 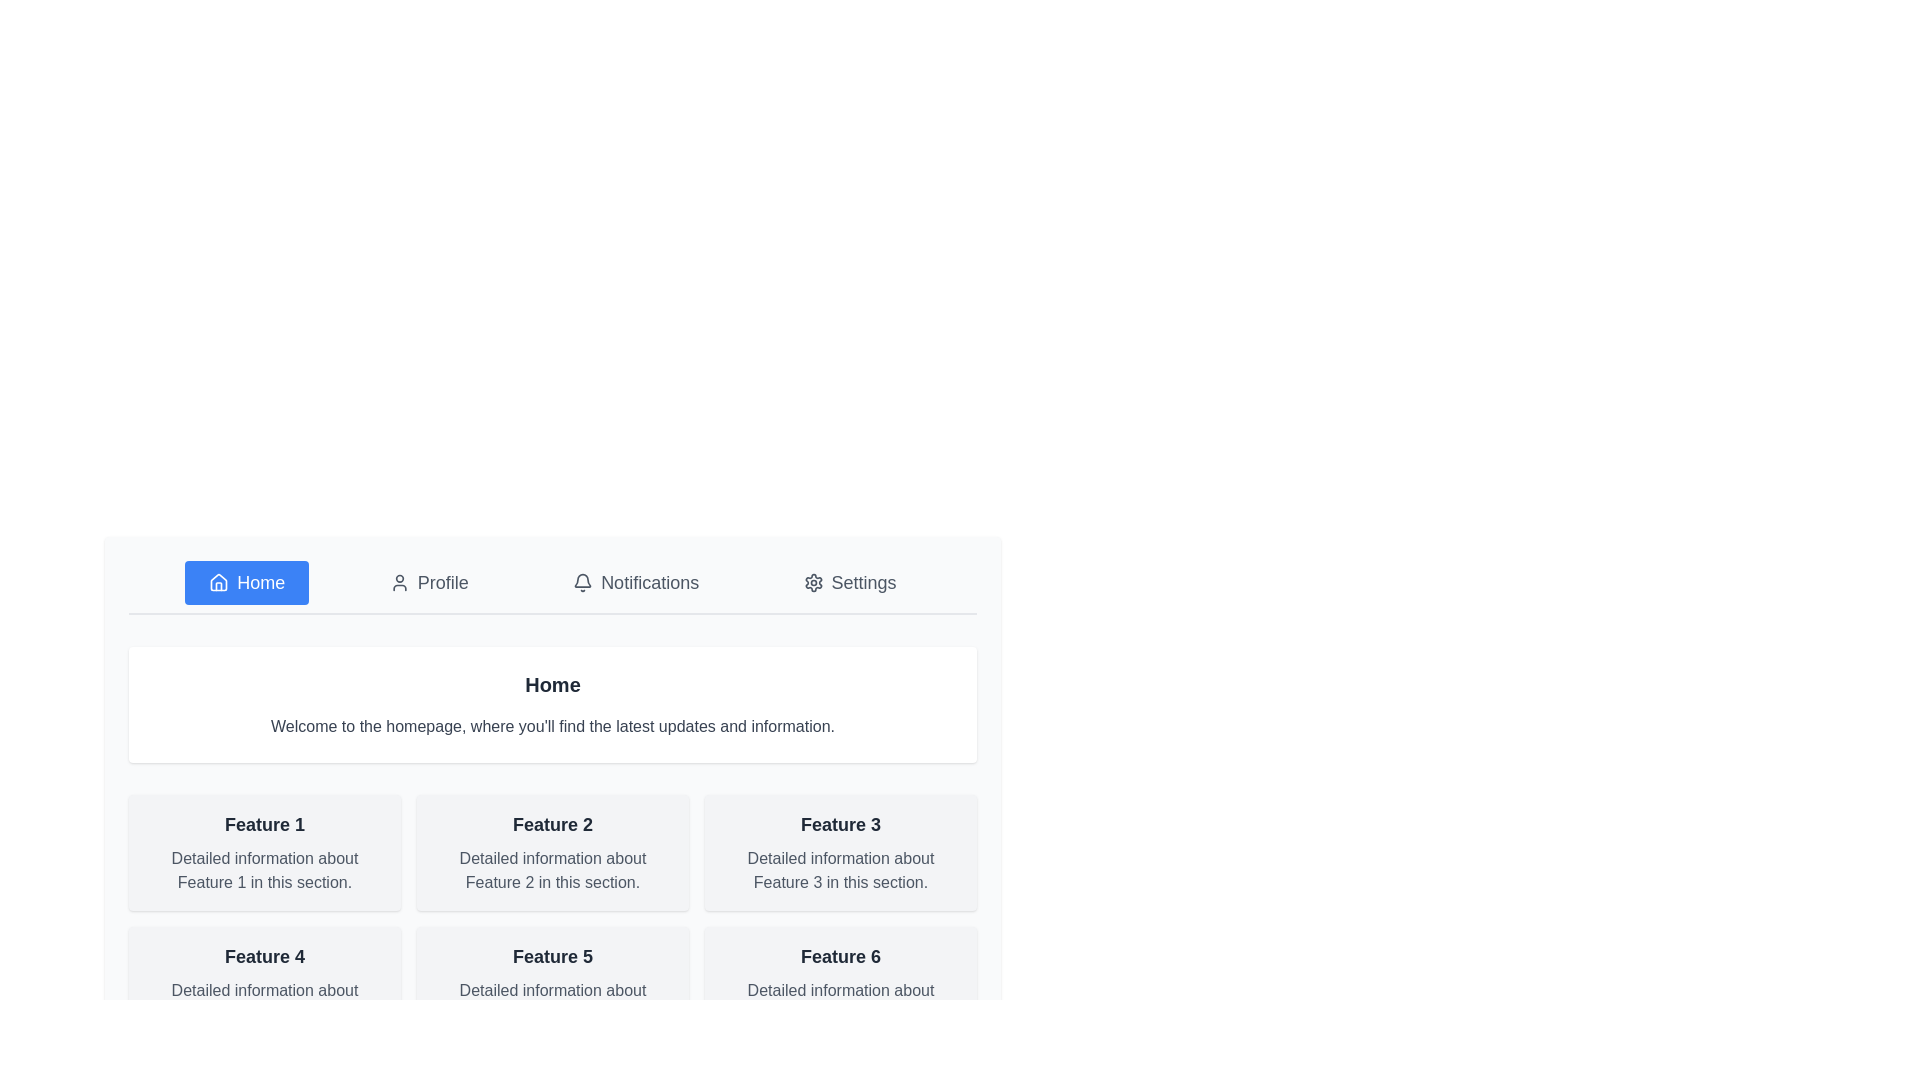 I want to click on the Informational card that presents an overview of Feature 3, located in the third column of the grid, specifically the last card in the first row, positioned to the right of 'Feature 2' and above 'Feature 6', so click(x=840, y=852).